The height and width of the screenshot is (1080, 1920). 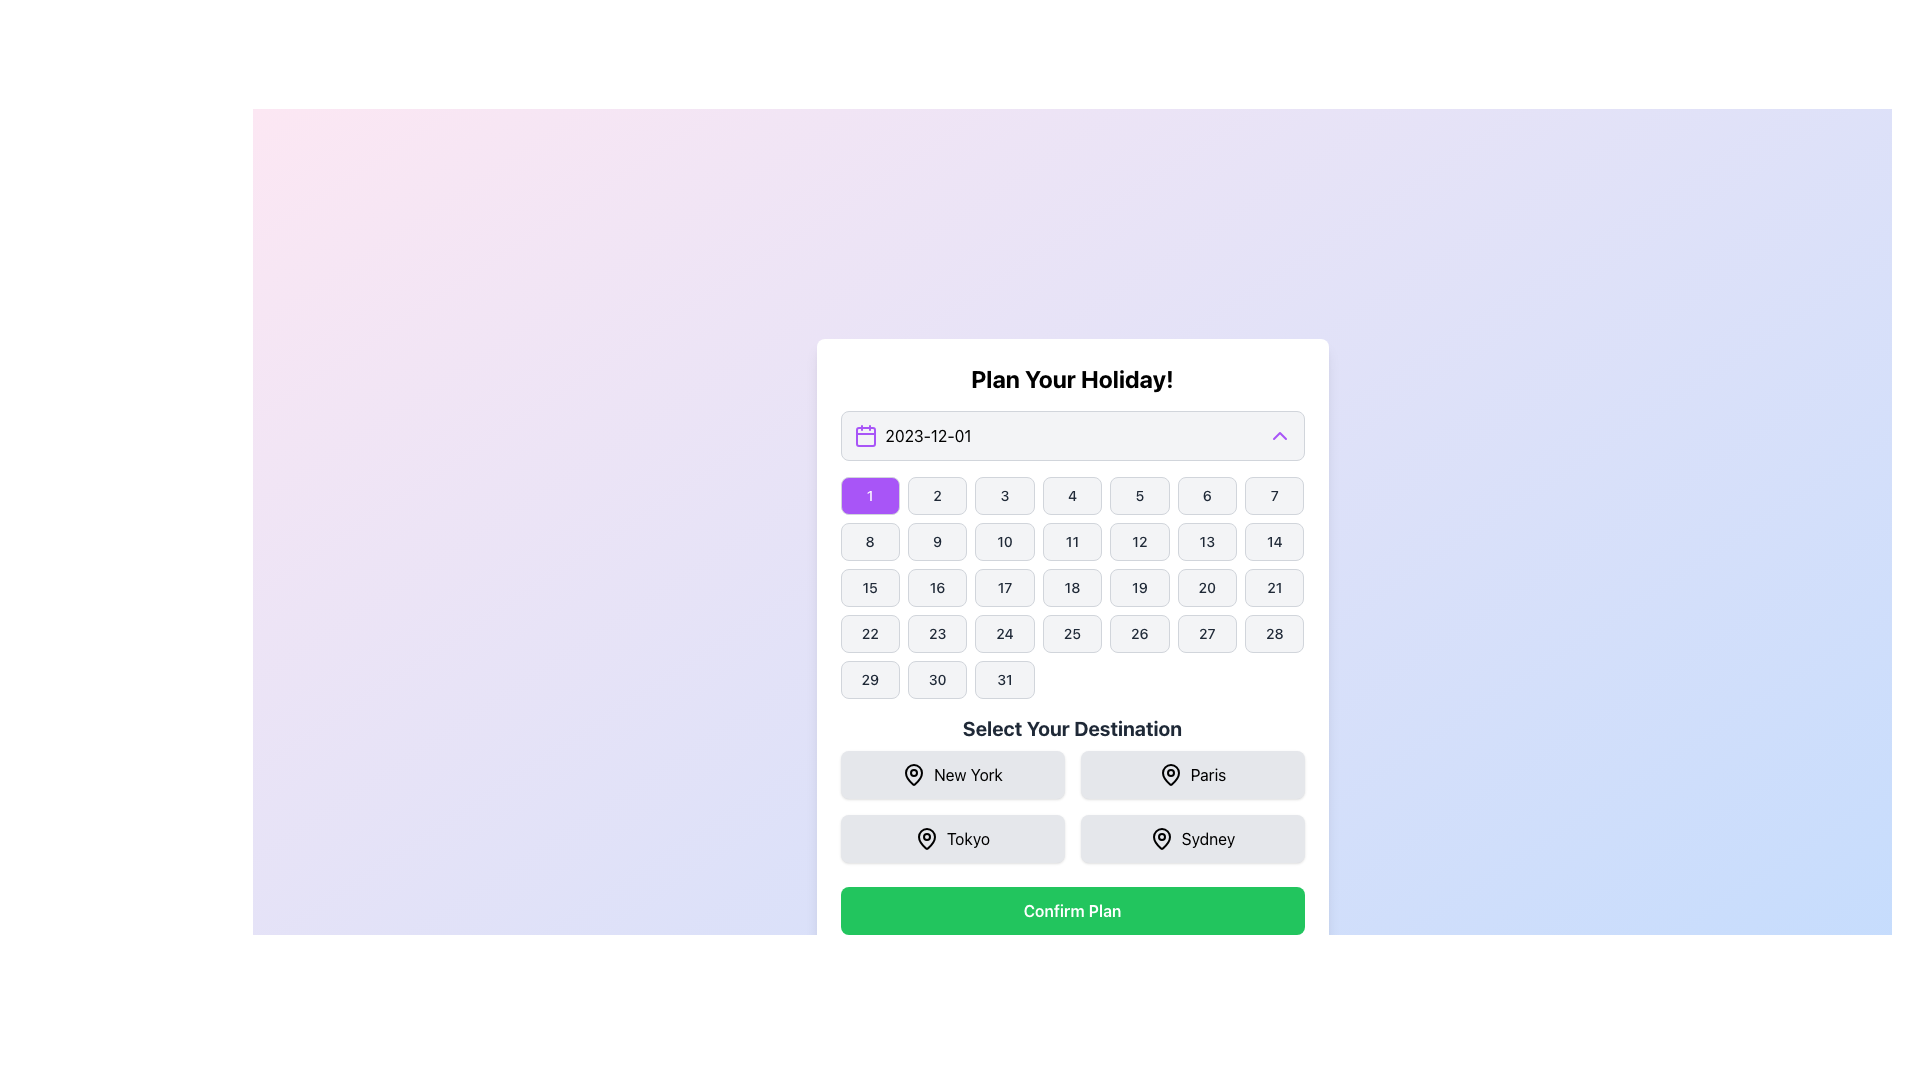 I want to click on the square-shaped button displaying the number '22' with rounded corners and a light background located in the first column of the fourth row in the grid layout, so click(x=870, y=633).